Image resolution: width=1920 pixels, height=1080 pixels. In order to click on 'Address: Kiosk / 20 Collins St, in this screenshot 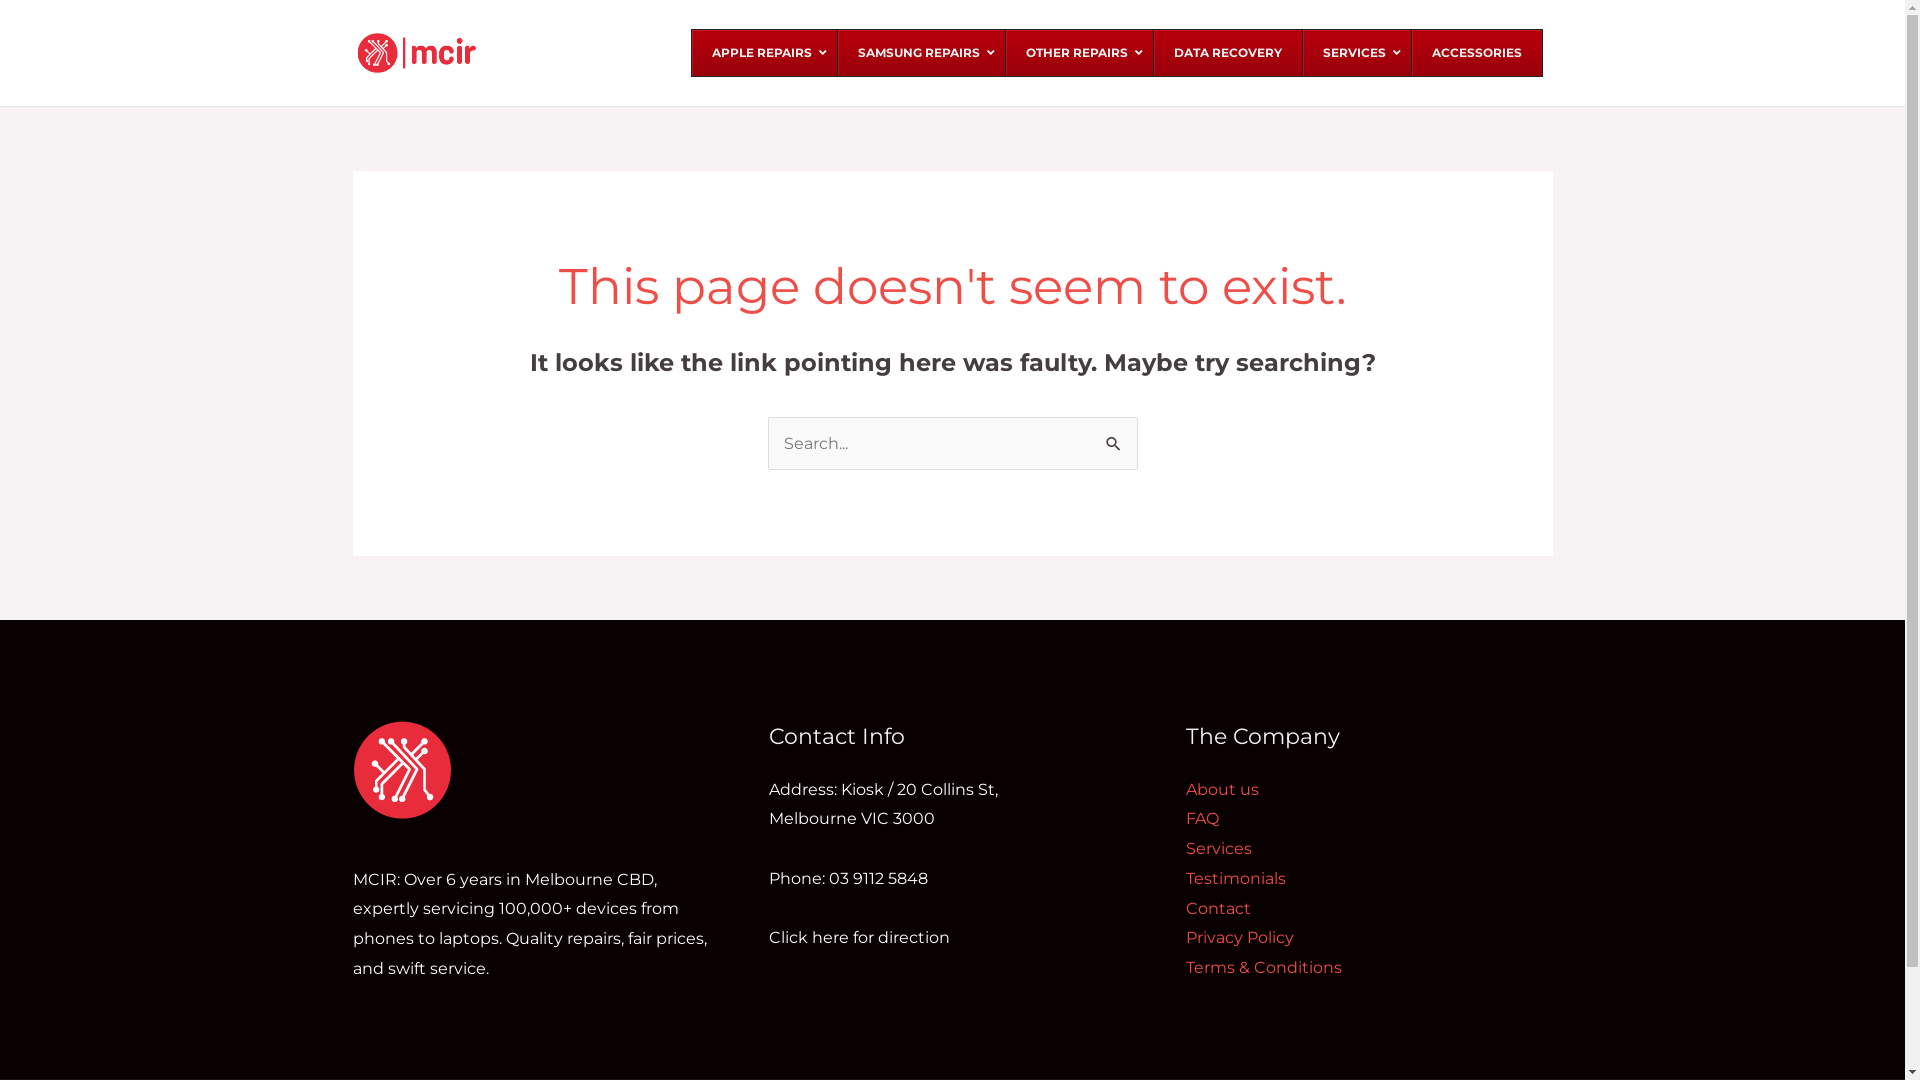, I will do `click(767, 803)`.